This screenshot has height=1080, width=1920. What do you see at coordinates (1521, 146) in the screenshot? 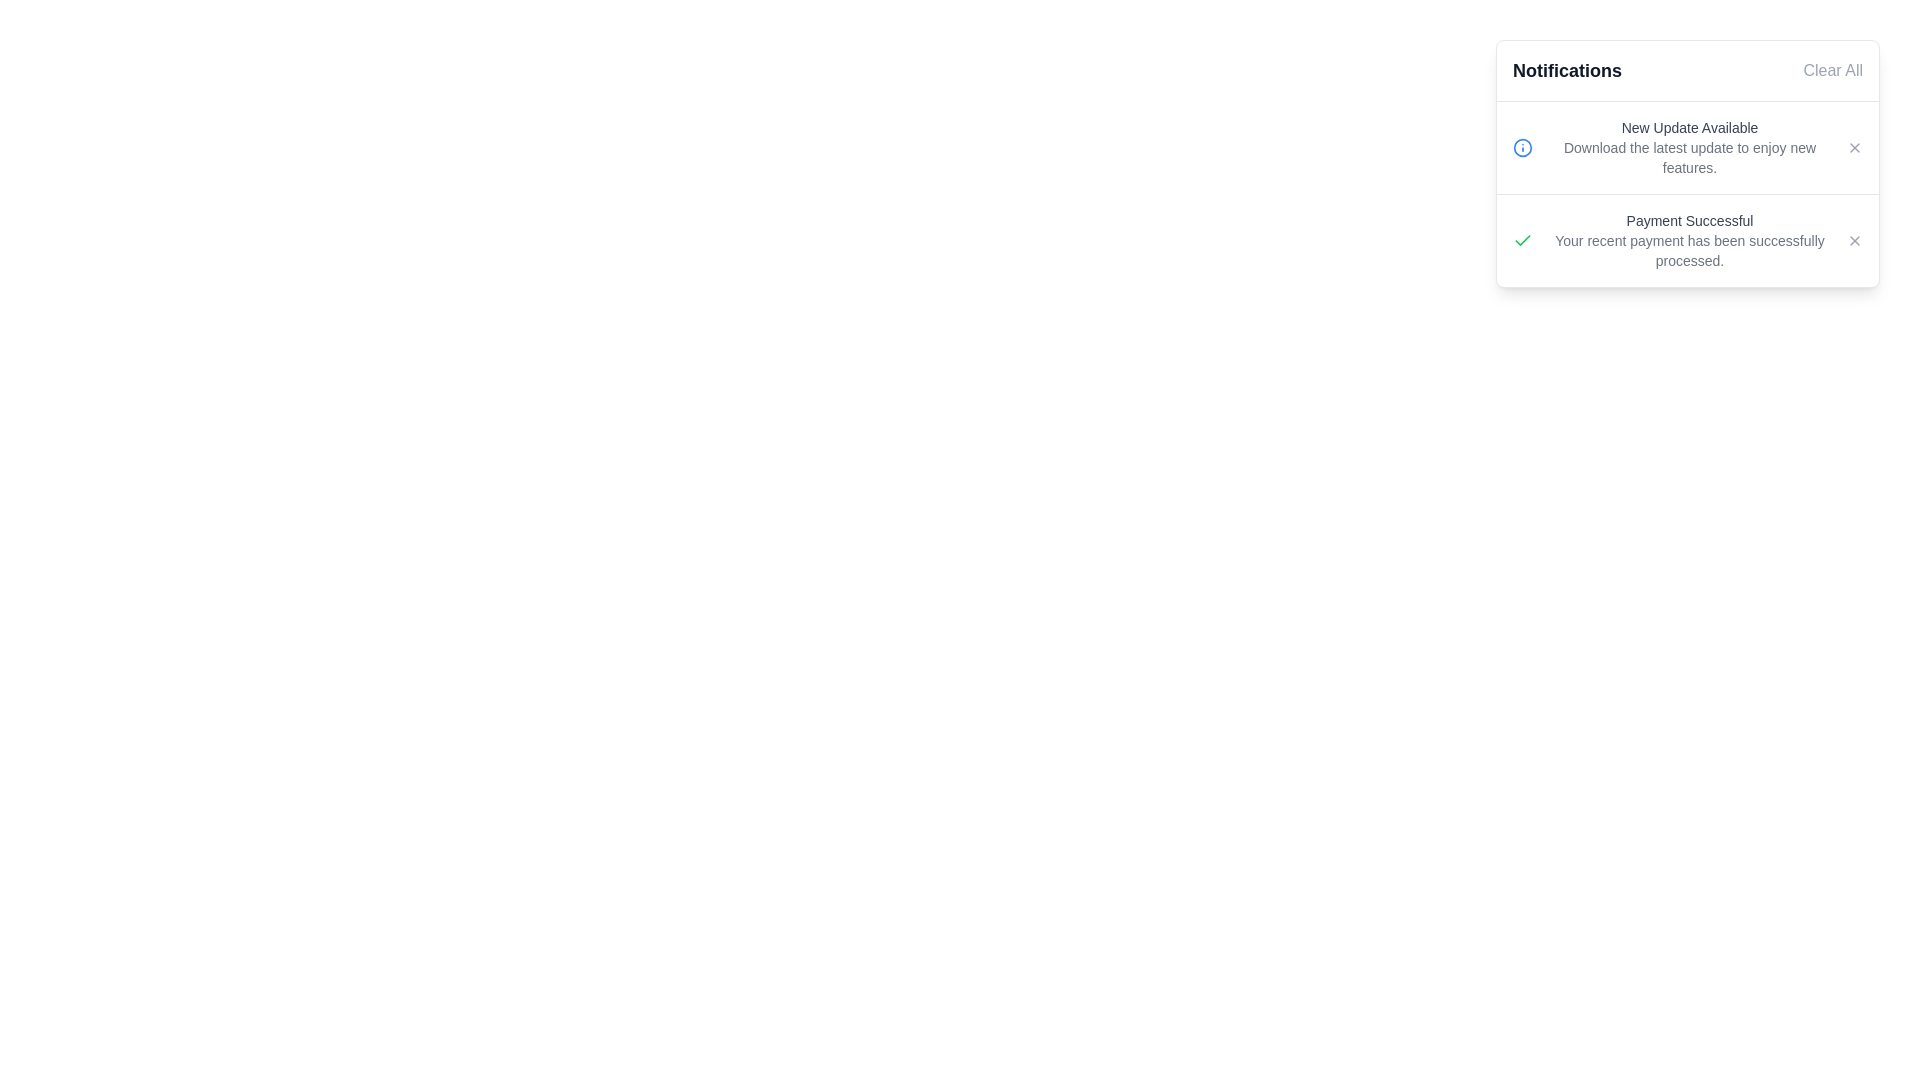
I see `the circle in the SVG icon representing the information symbol located in the leftmost segment of the top notification entry within the notification panel` at bounding box center [1521, 146].